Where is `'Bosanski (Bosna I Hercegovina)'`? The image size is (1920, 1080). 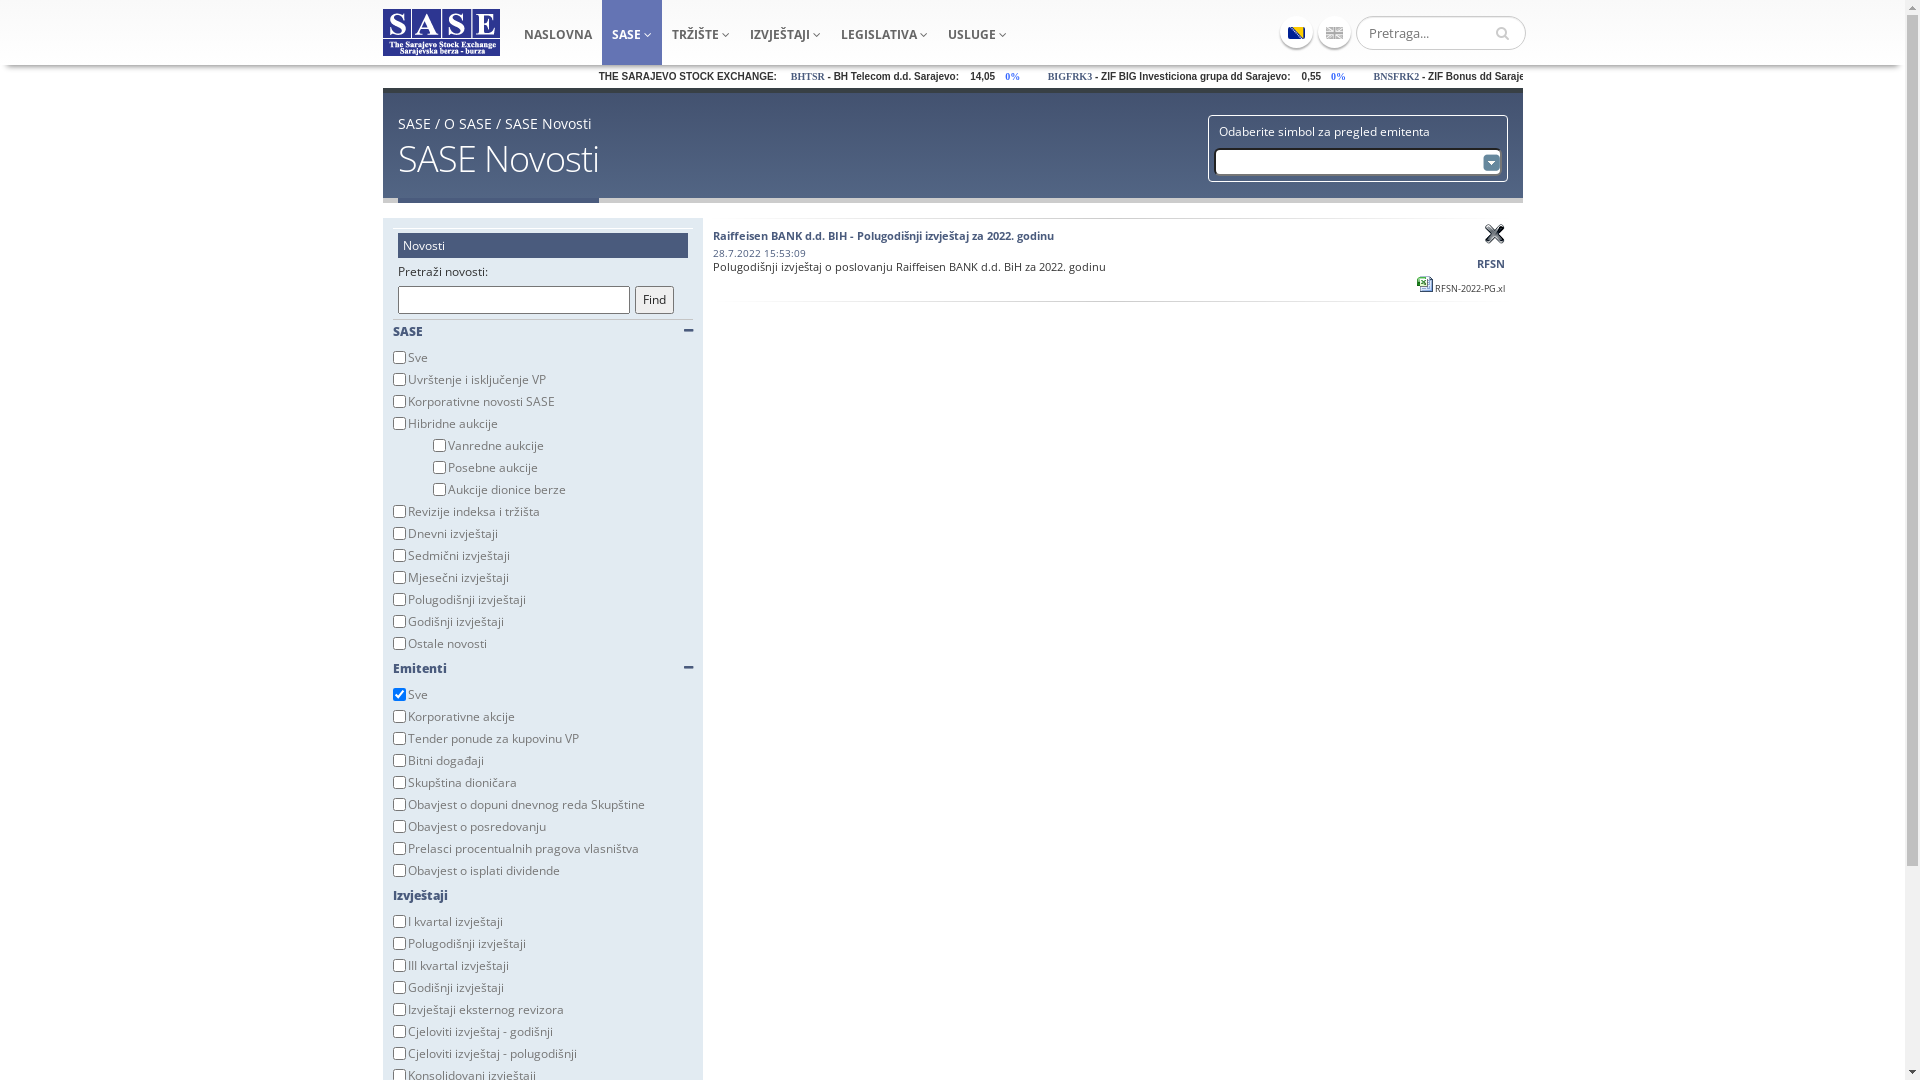 'Bosanski (Bosna I Hercegovina)' is located at coordinates (1296, 31).